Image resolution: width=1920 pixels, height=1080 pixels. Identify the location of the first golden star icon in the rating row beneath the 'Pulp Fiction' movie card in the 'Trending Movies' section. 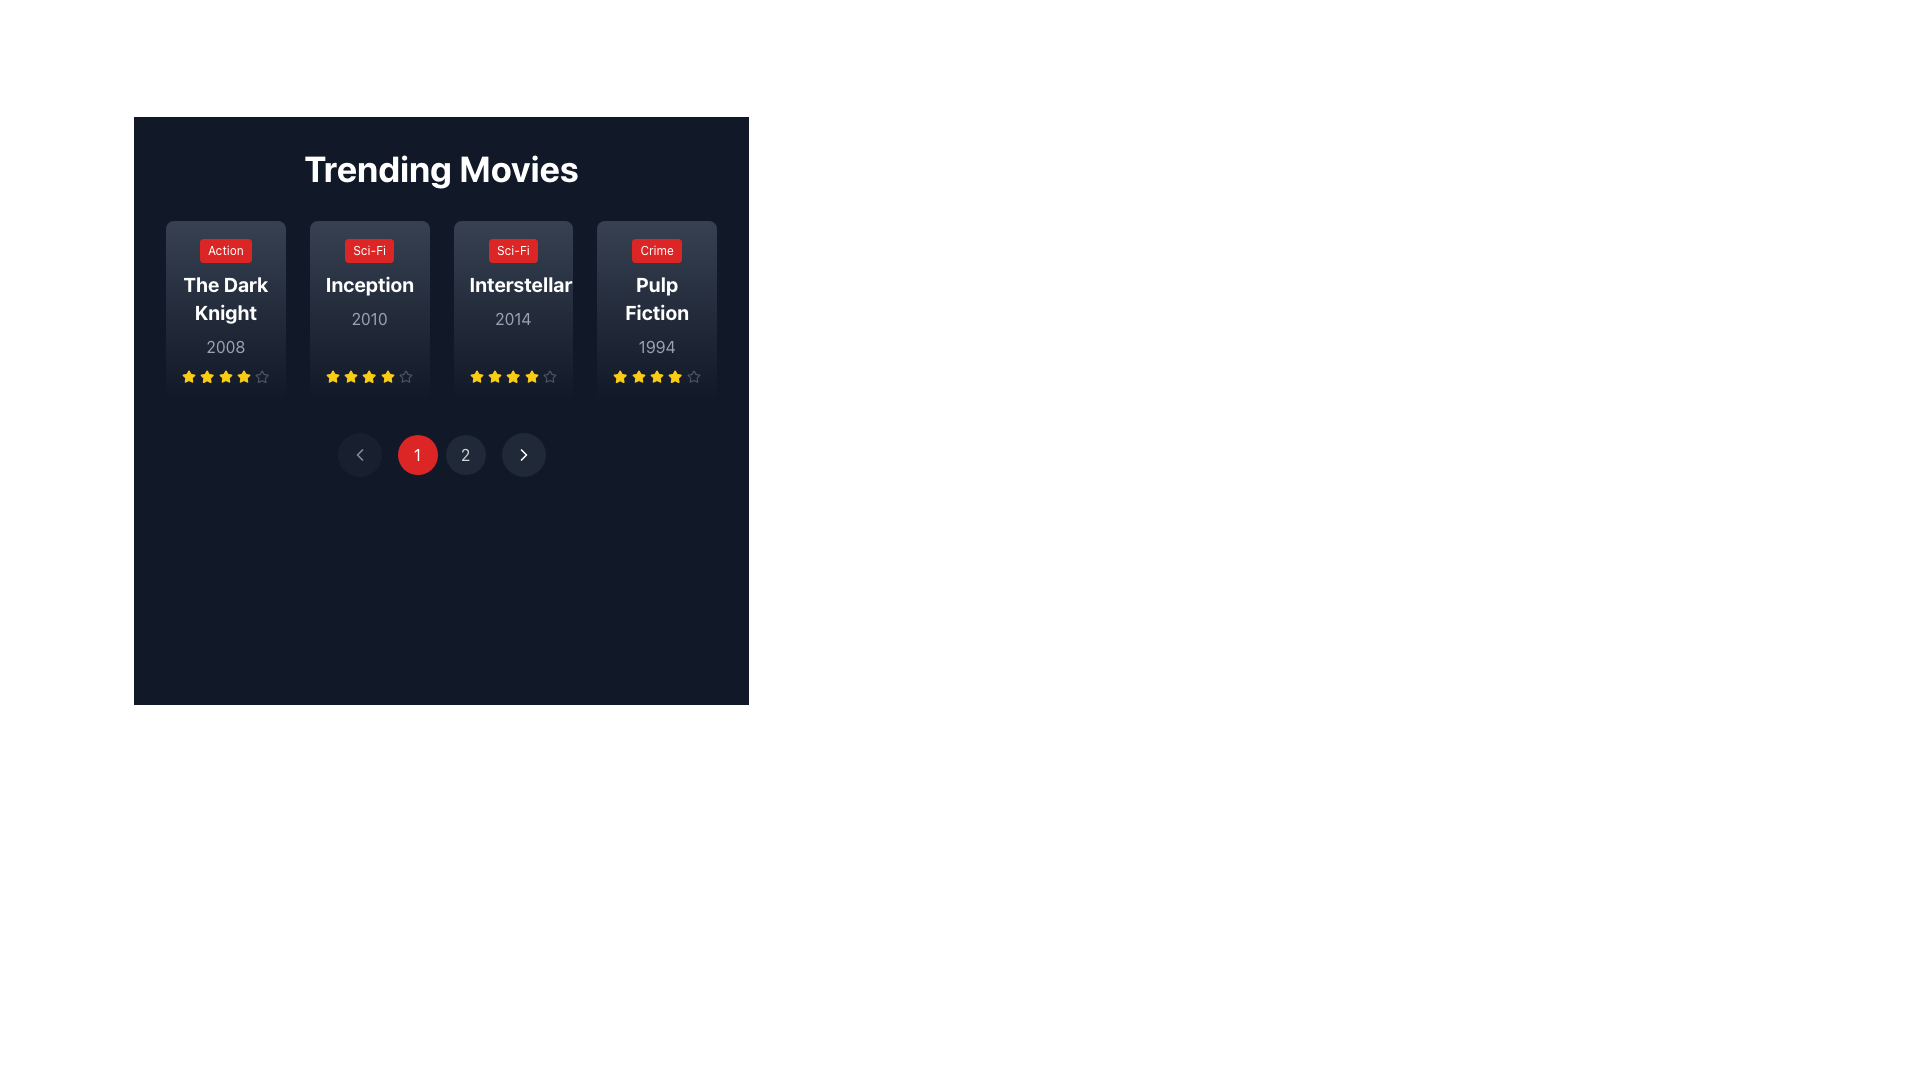
(619, 376).